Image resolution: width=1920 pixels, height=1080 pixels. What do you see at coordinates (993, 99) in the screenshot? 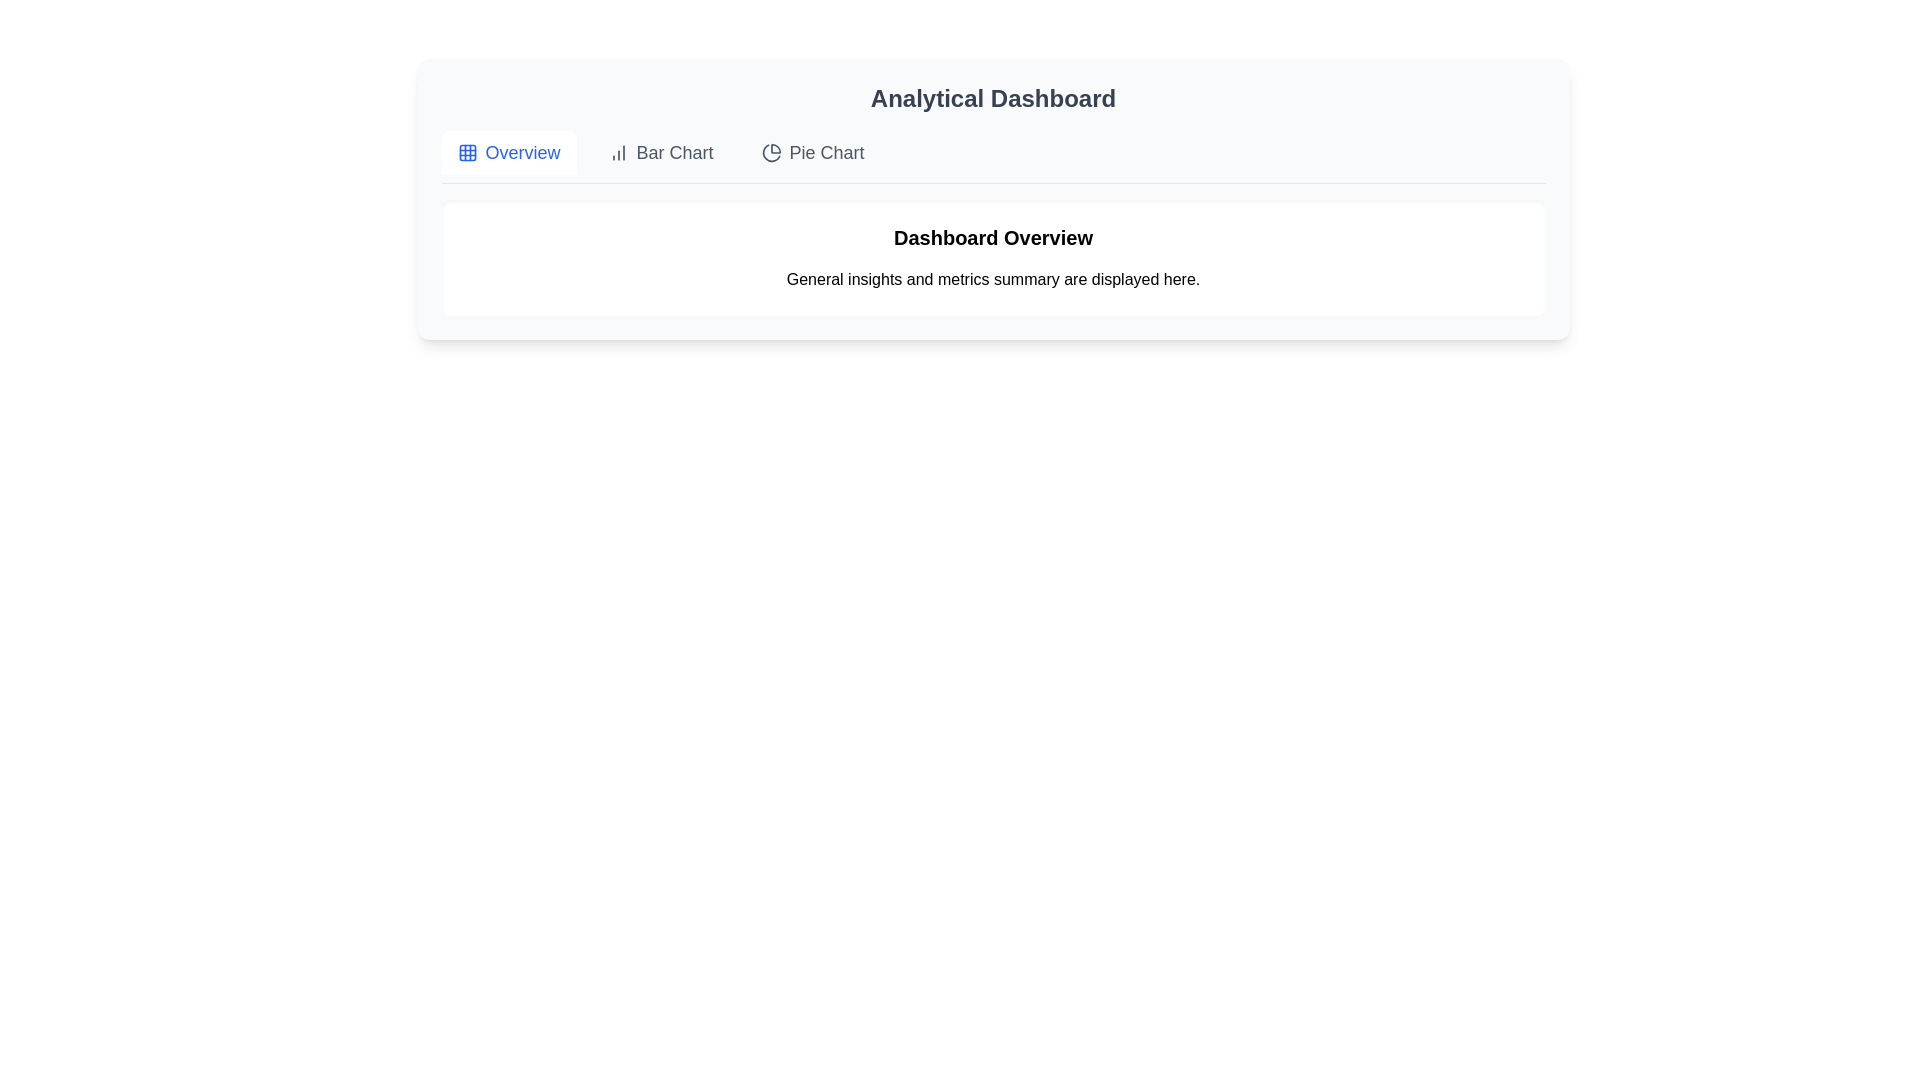
I see `the 'Analytical Dashboard' text label, which is a bold, large font header displayed in grayish-blue color at the top of its section` at bounding box center [993, 99].